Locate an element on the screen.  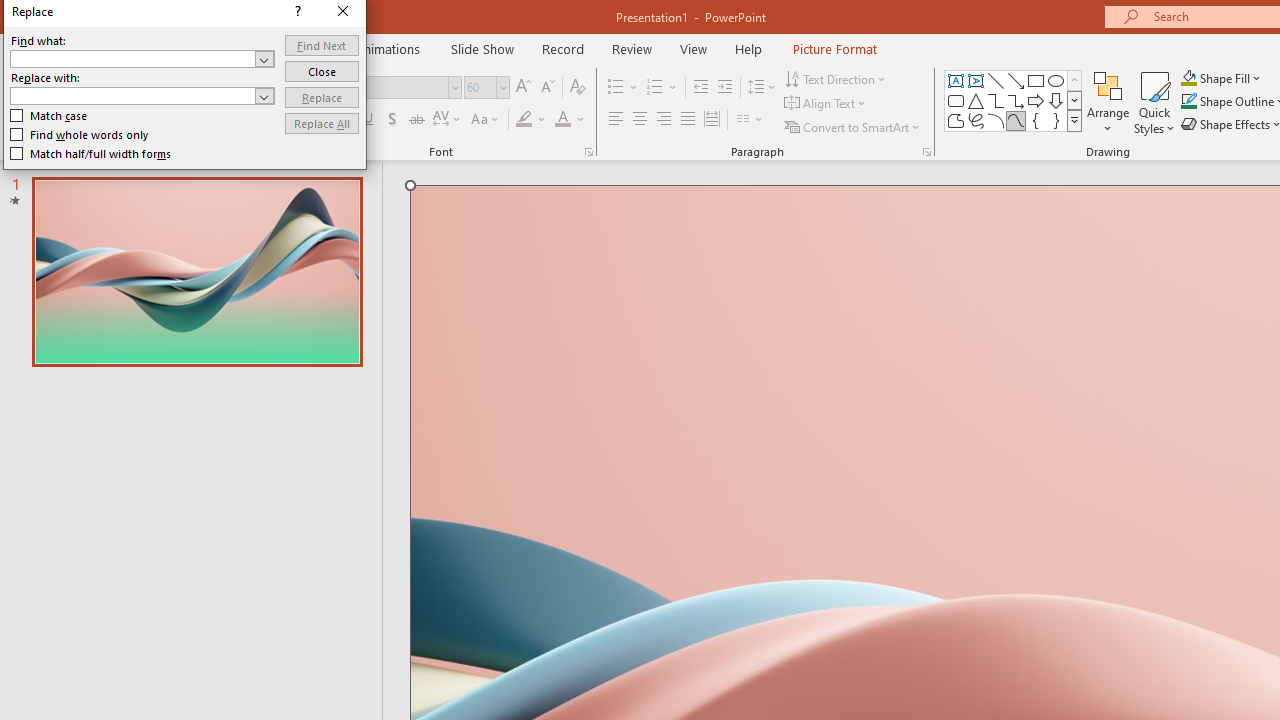
'Columns' is located at coordinates (749, 119).